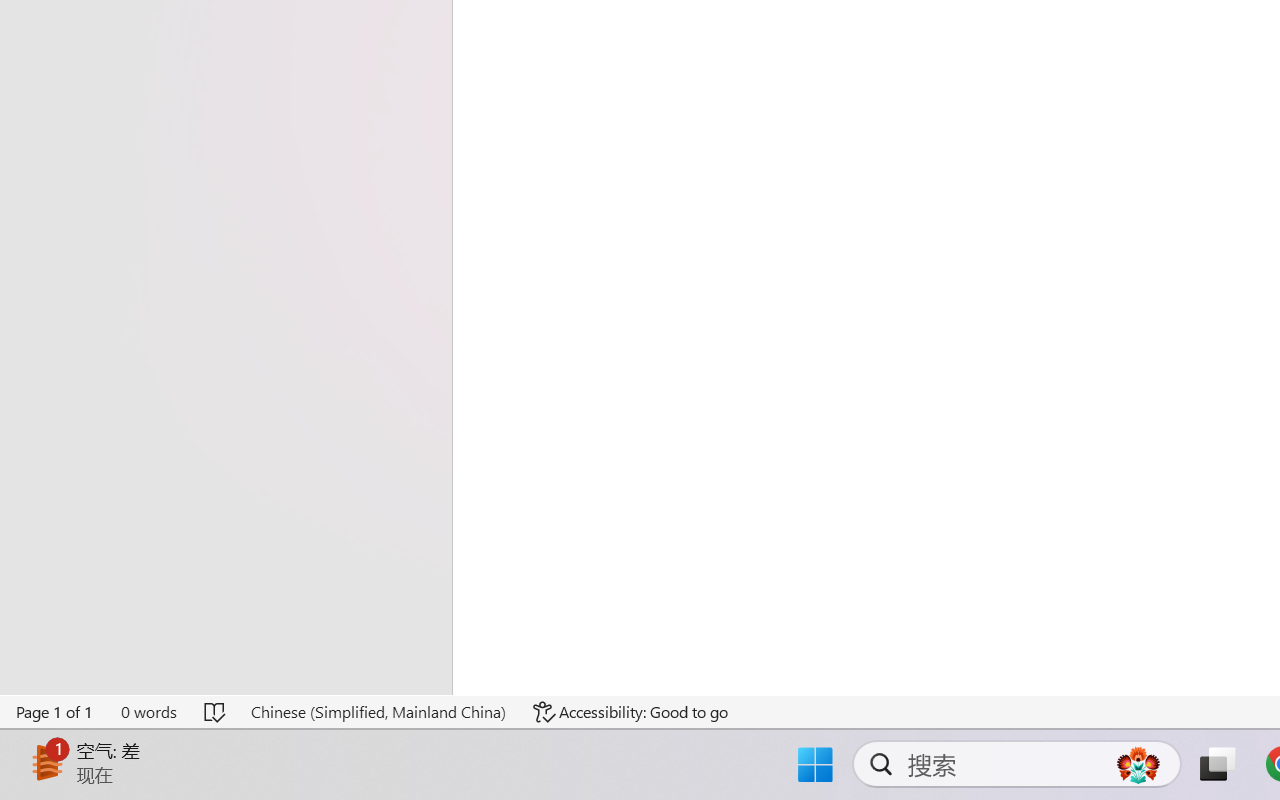  I want to click on 'Language Chinese (Simplified, Mainland China)', so click(378, 711).